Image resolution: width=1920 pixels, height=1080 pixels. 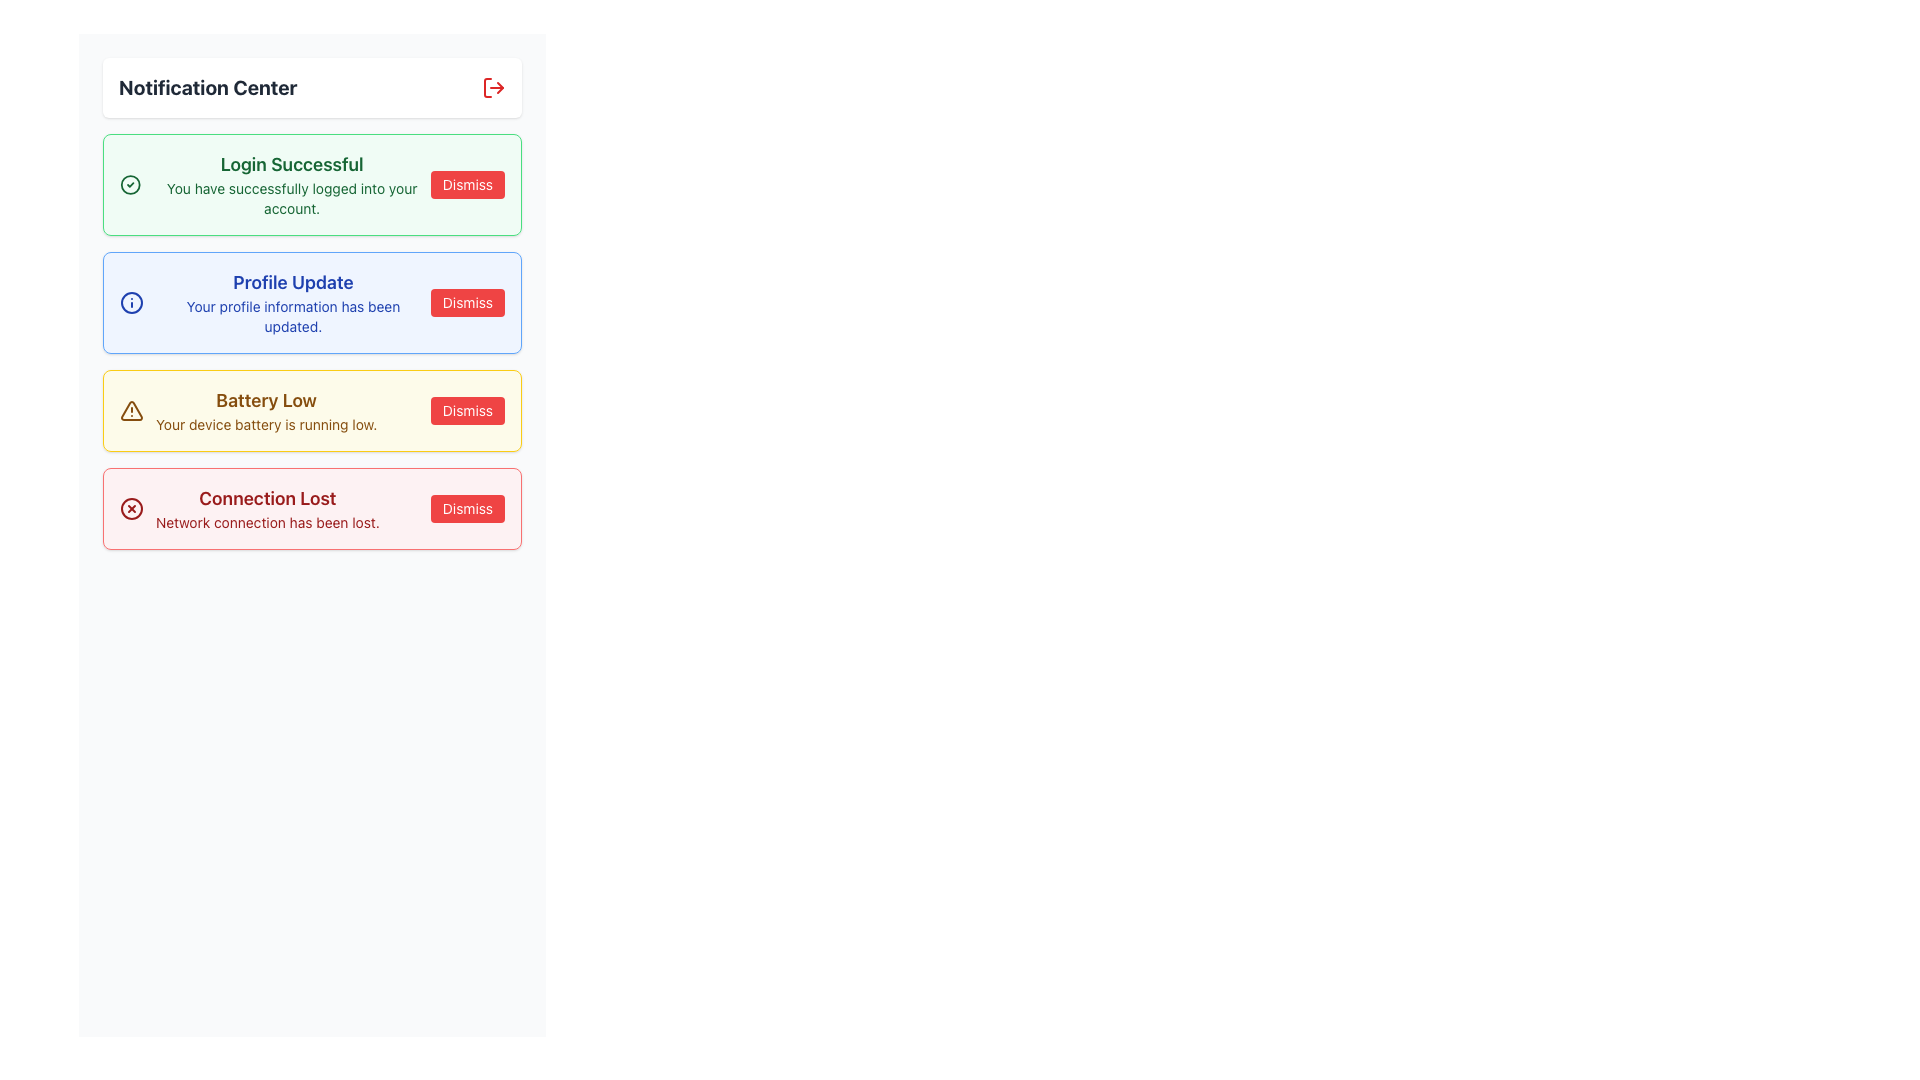 What do you see at coordinates (466, 185) in the screenshot?
I see `the dismiss button located in the topmost notification box, to the right of the 'Login Successful' message` at bounding box center [466, 185].